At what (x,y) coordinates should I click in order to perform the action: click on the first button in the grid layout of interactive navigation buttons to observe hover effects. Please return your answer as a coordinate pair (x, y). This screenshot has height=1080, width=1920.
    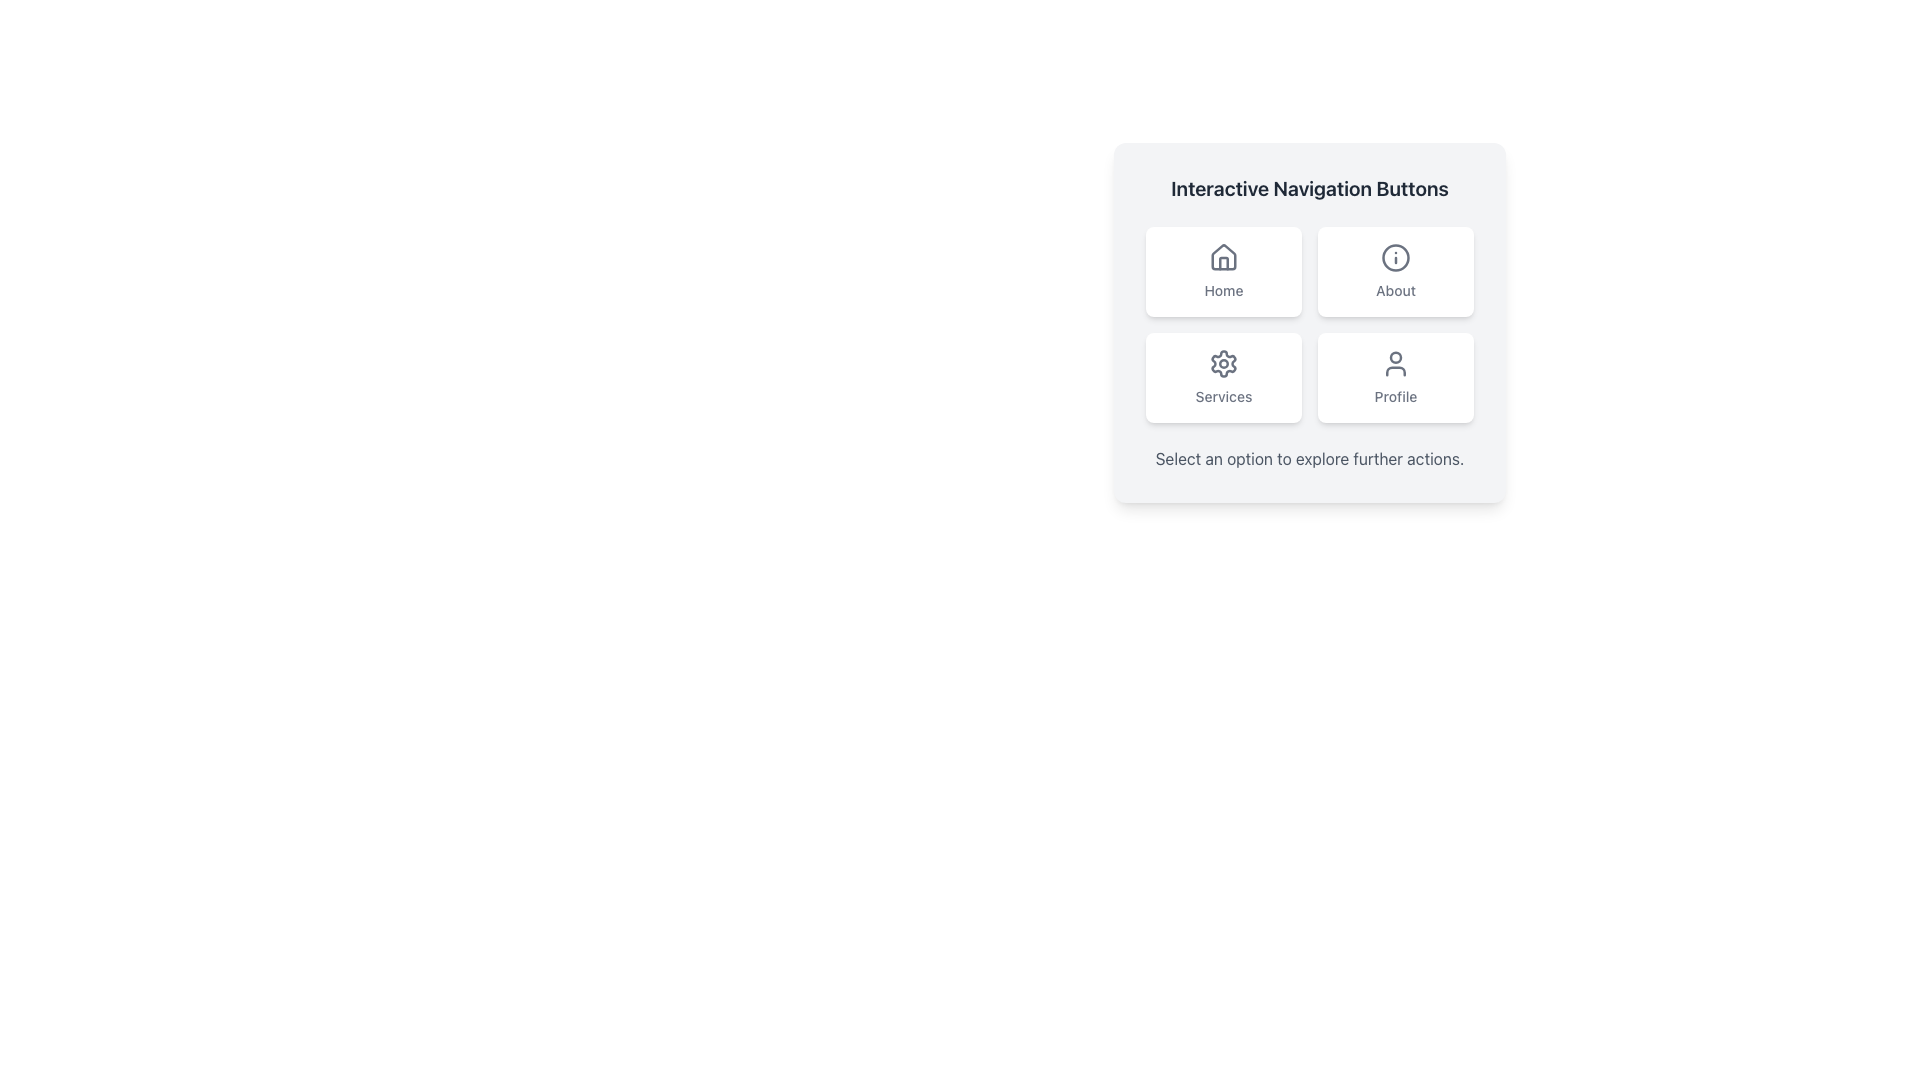
    Looking at the image, I should click on (1223, 272).